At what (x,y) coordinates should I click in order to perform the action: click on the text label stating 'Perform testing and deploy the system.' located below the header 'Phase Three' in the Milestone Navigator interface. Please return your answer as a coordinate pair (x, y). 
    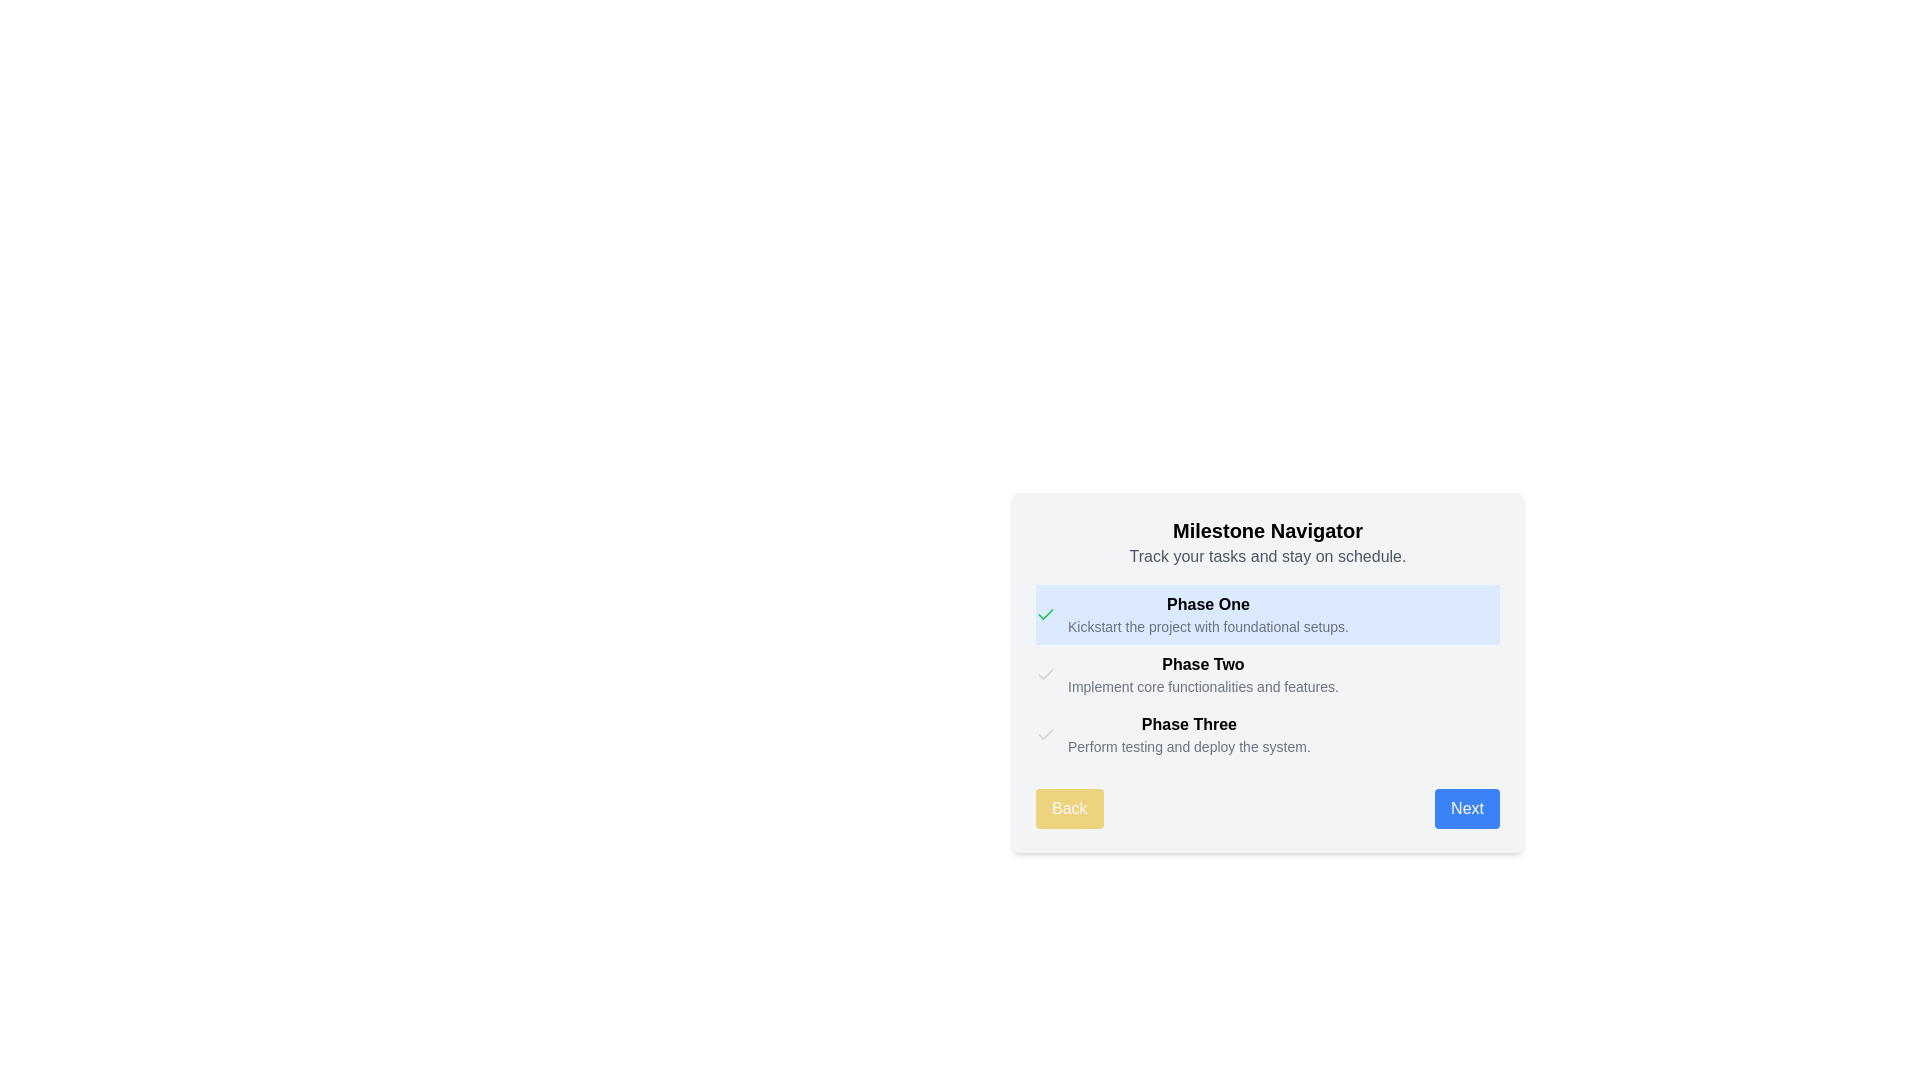
    Looking at the image, I should click on (1189, 747).